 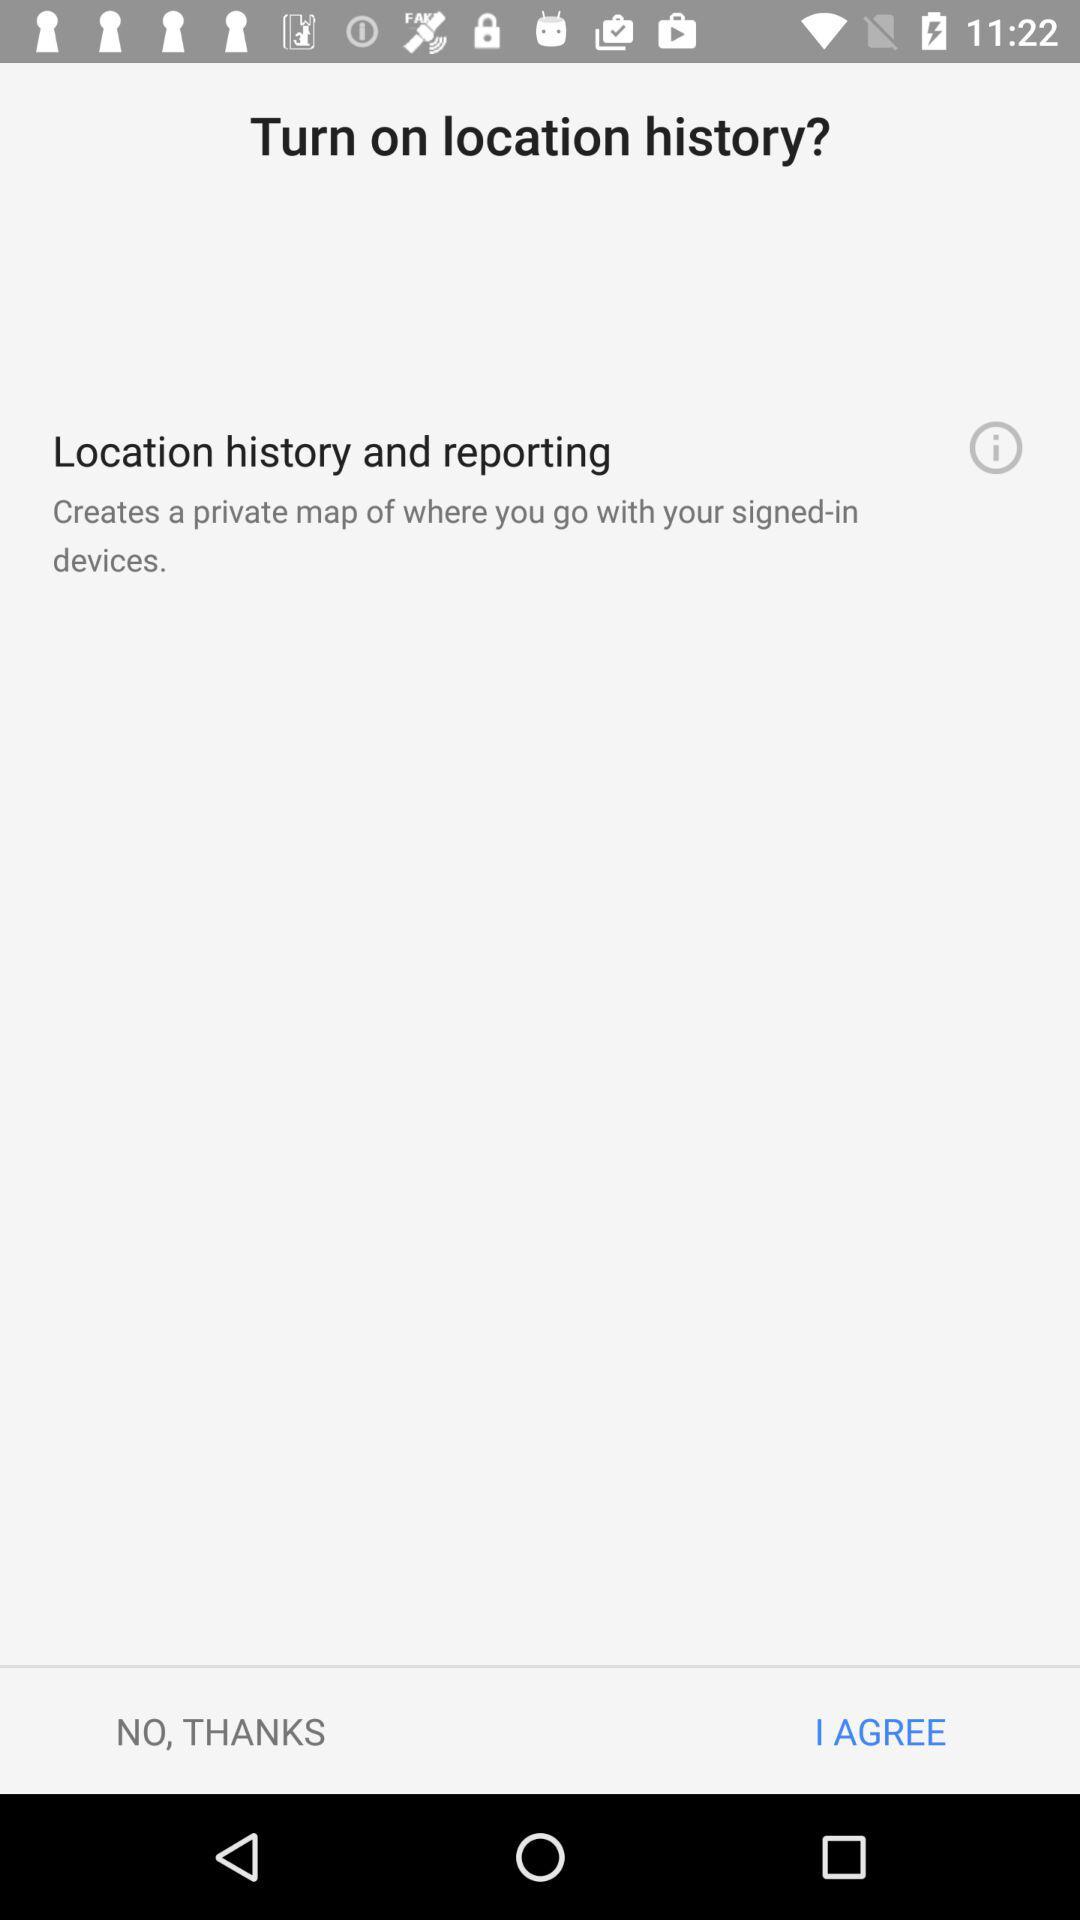 What do you see at coordinates (220, 1730) in the screenshot?
I see `the no, thanks icon` at bounding box center [220, 1730].